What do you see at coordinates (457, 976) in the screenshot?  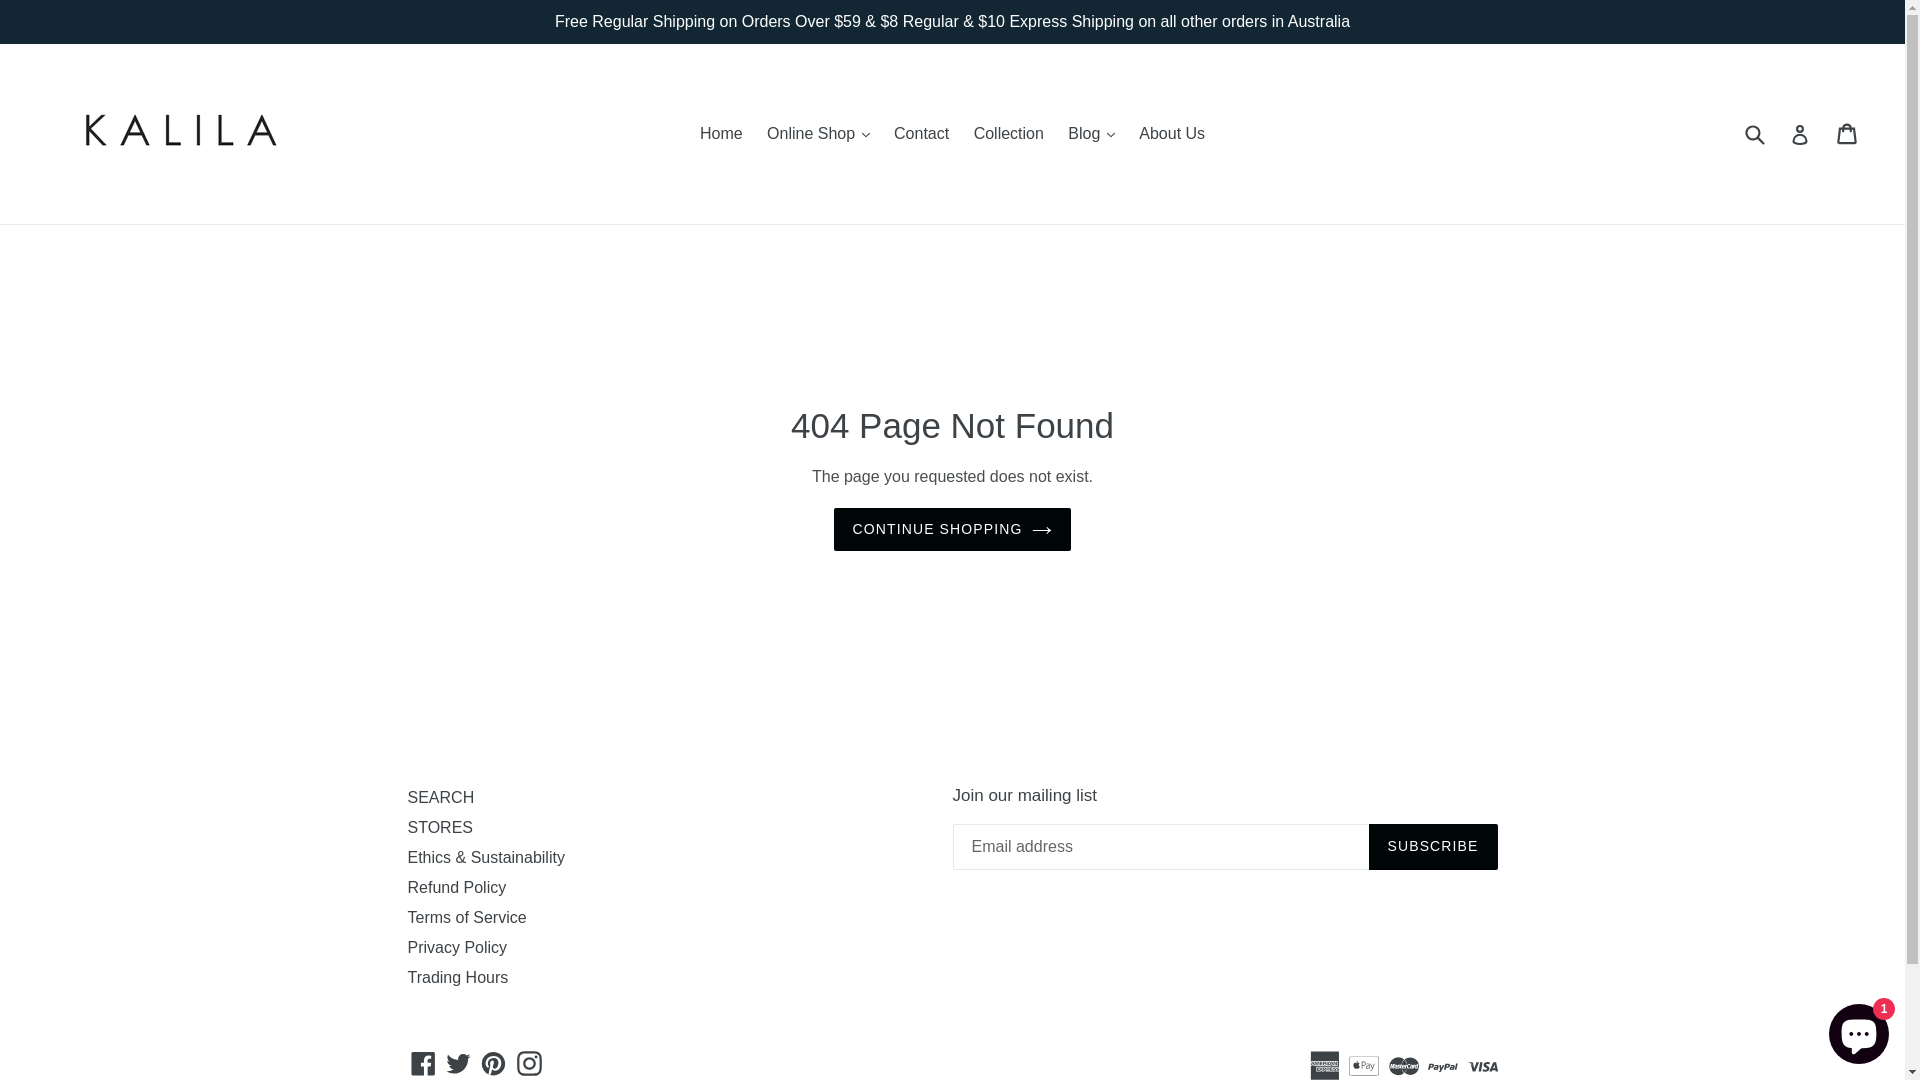 I see `'Trading Hours'` at bounding box center [457, 976].